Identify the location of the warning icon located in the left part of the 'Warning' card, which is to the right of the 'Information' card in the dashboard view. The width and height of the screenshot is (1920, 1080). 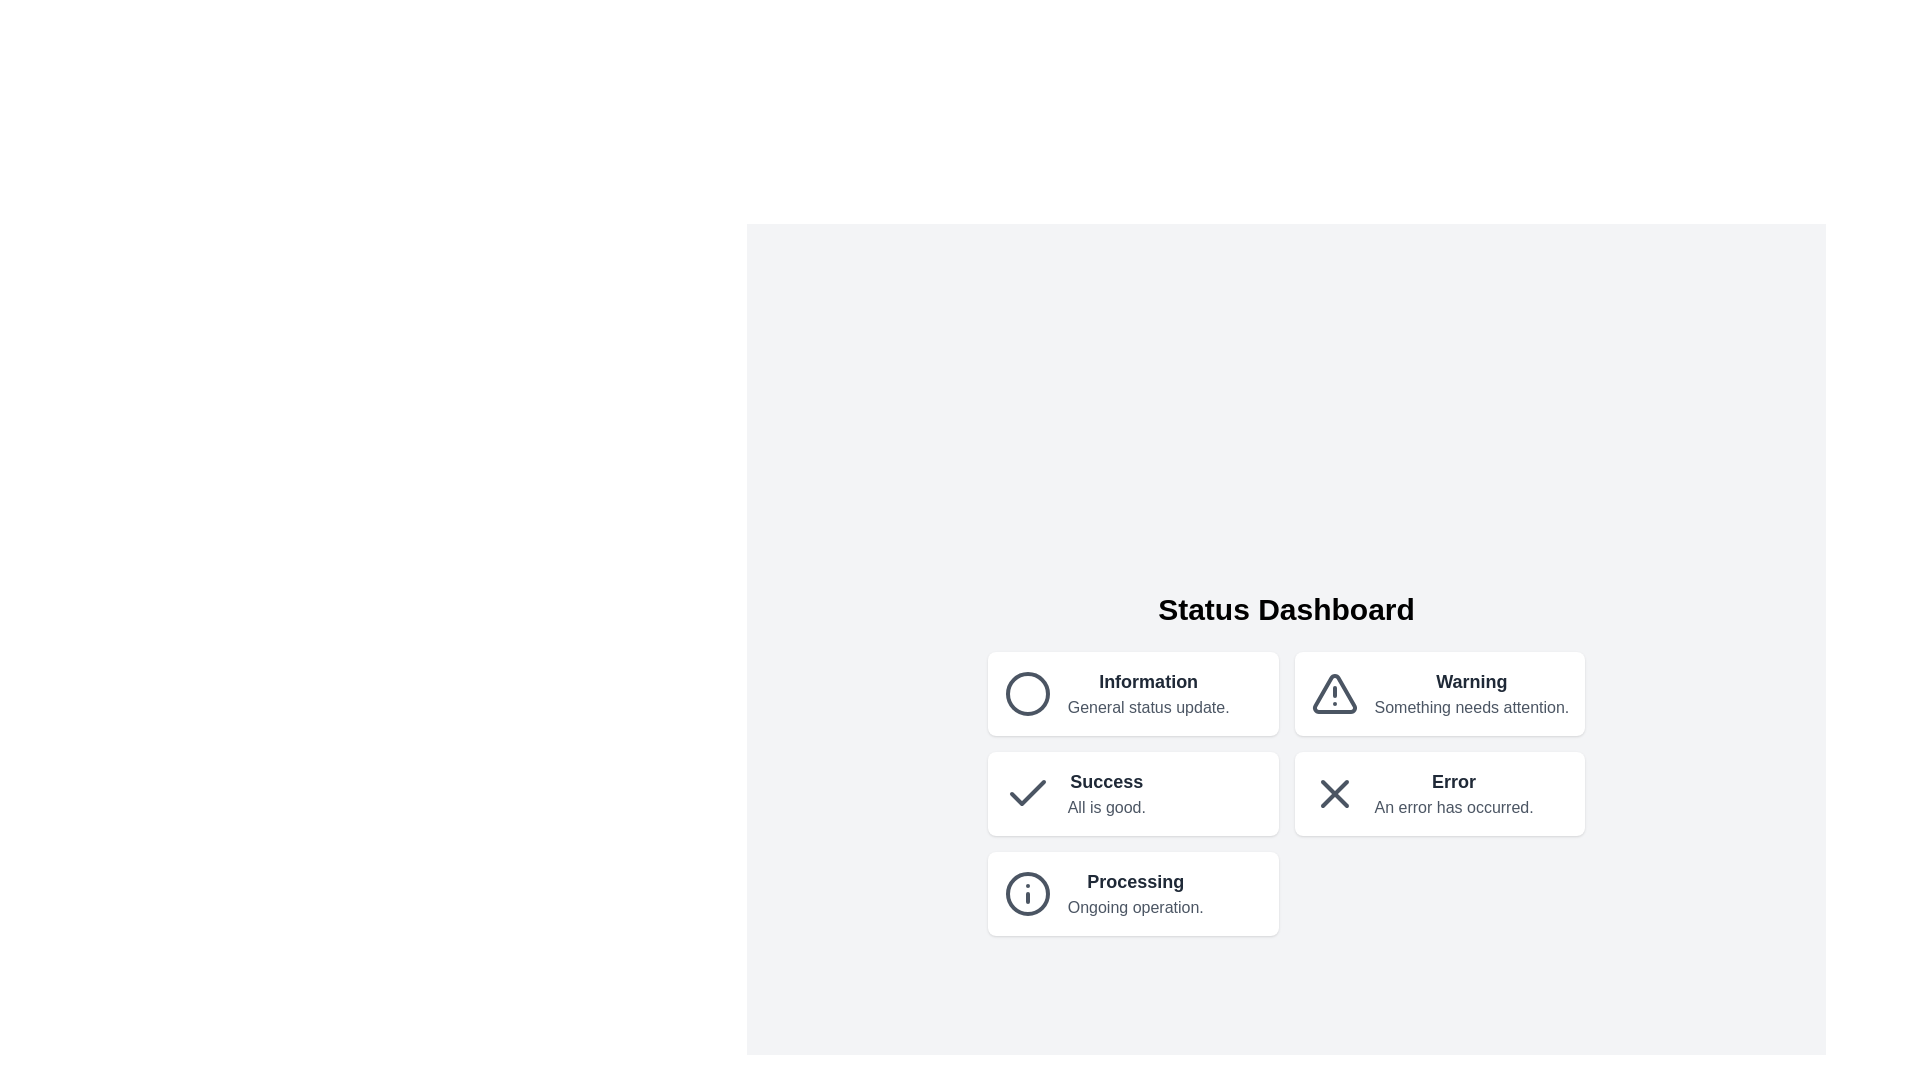
(1334, 693).